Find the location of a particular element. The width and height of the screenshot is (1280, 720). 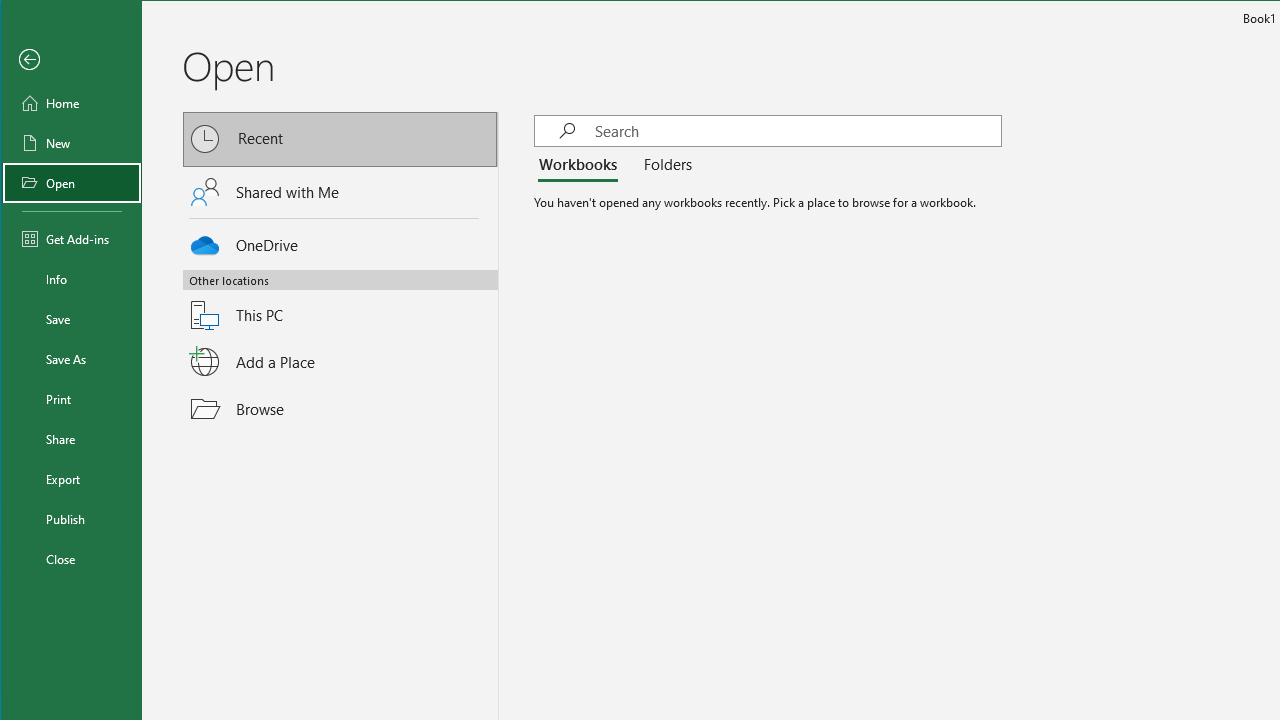

'Get Add-ins' is located at coordinates (72, 238).